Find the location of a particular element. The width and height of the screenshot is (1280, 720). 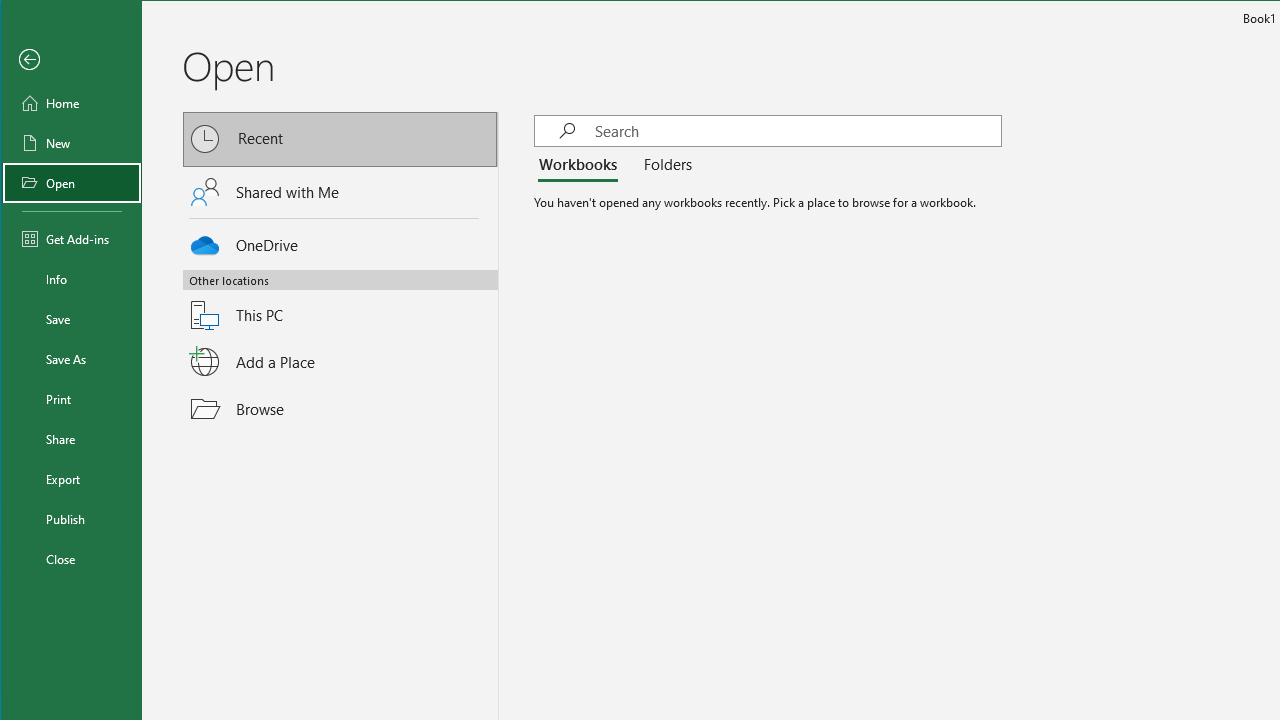

'Get Add-ins' is located at coordinates (72, 238).